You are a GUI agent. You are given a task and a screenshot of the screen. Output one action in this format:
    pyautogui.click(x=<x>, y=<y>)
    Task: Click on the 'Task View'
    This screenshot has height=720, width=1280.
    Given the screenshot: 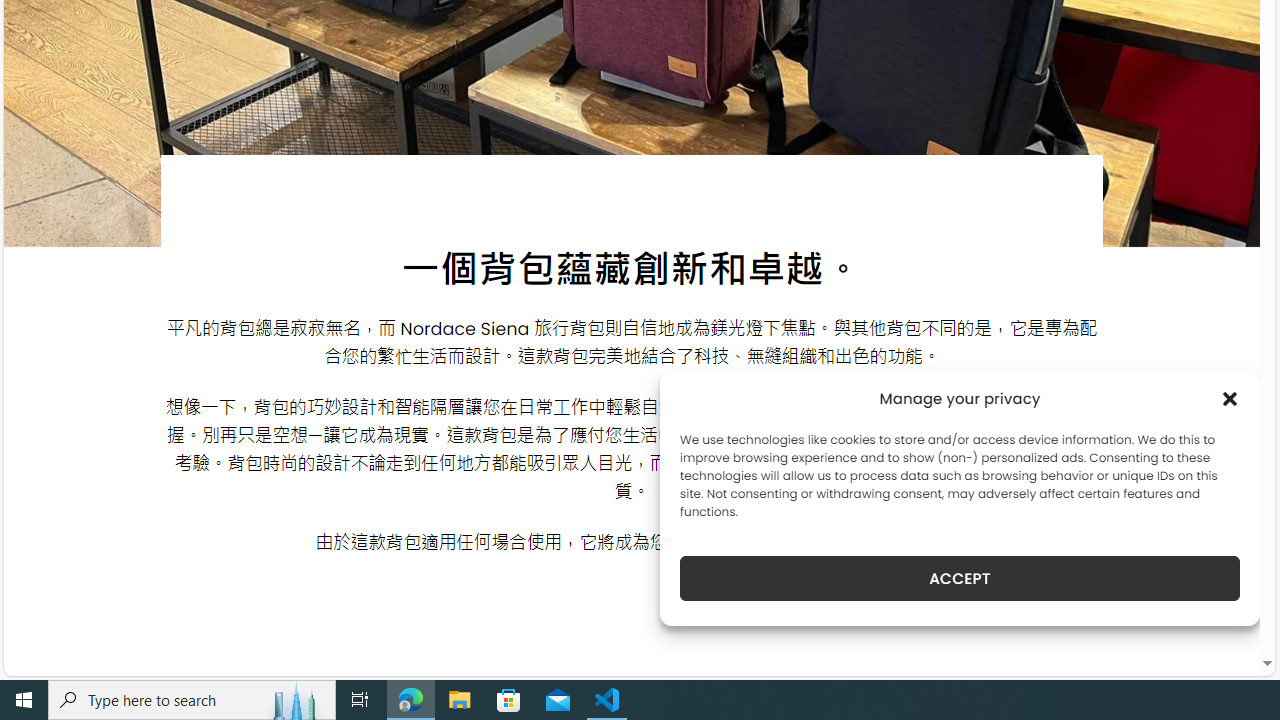 What is the action you would take?
    pyautogui.click(x=359, y=698)
    